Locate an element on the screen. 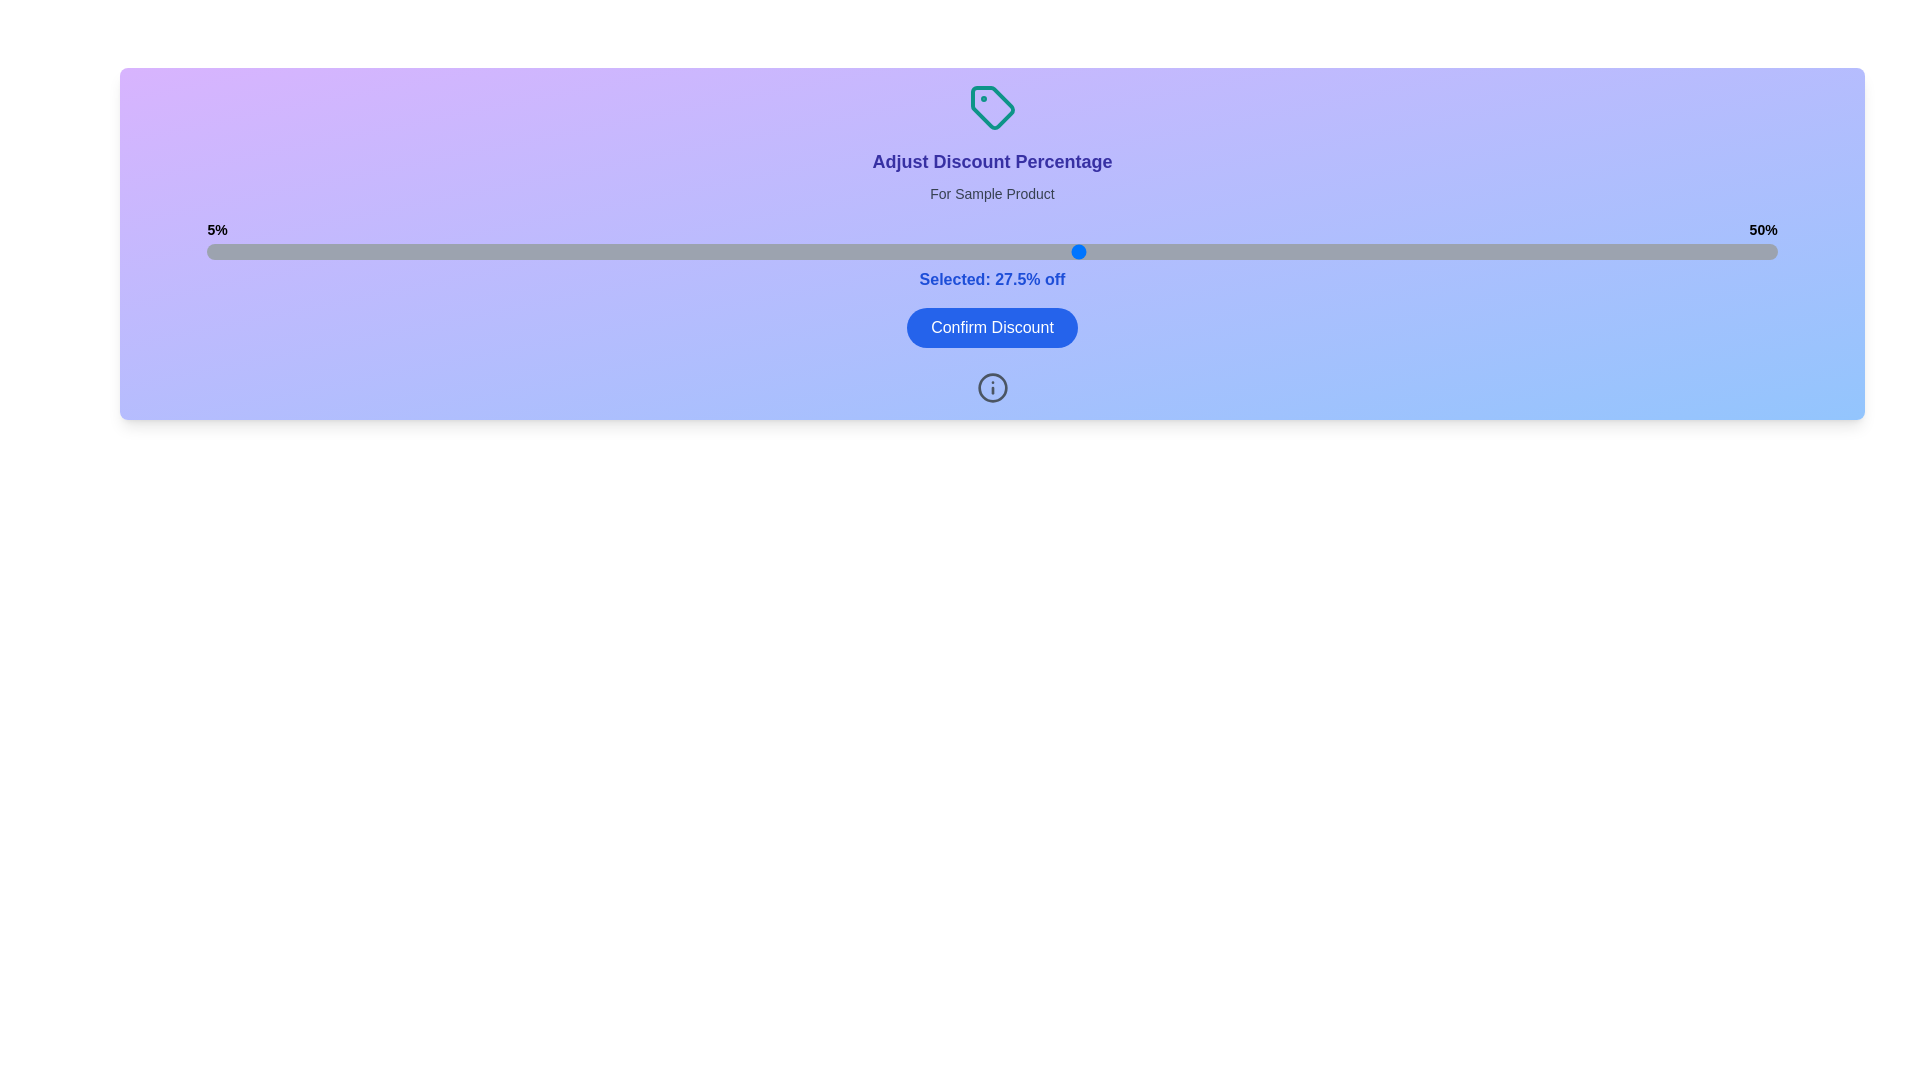 This screenshot has width=1920, height=1080. the discount percentage is located at coordinates (695, 250).